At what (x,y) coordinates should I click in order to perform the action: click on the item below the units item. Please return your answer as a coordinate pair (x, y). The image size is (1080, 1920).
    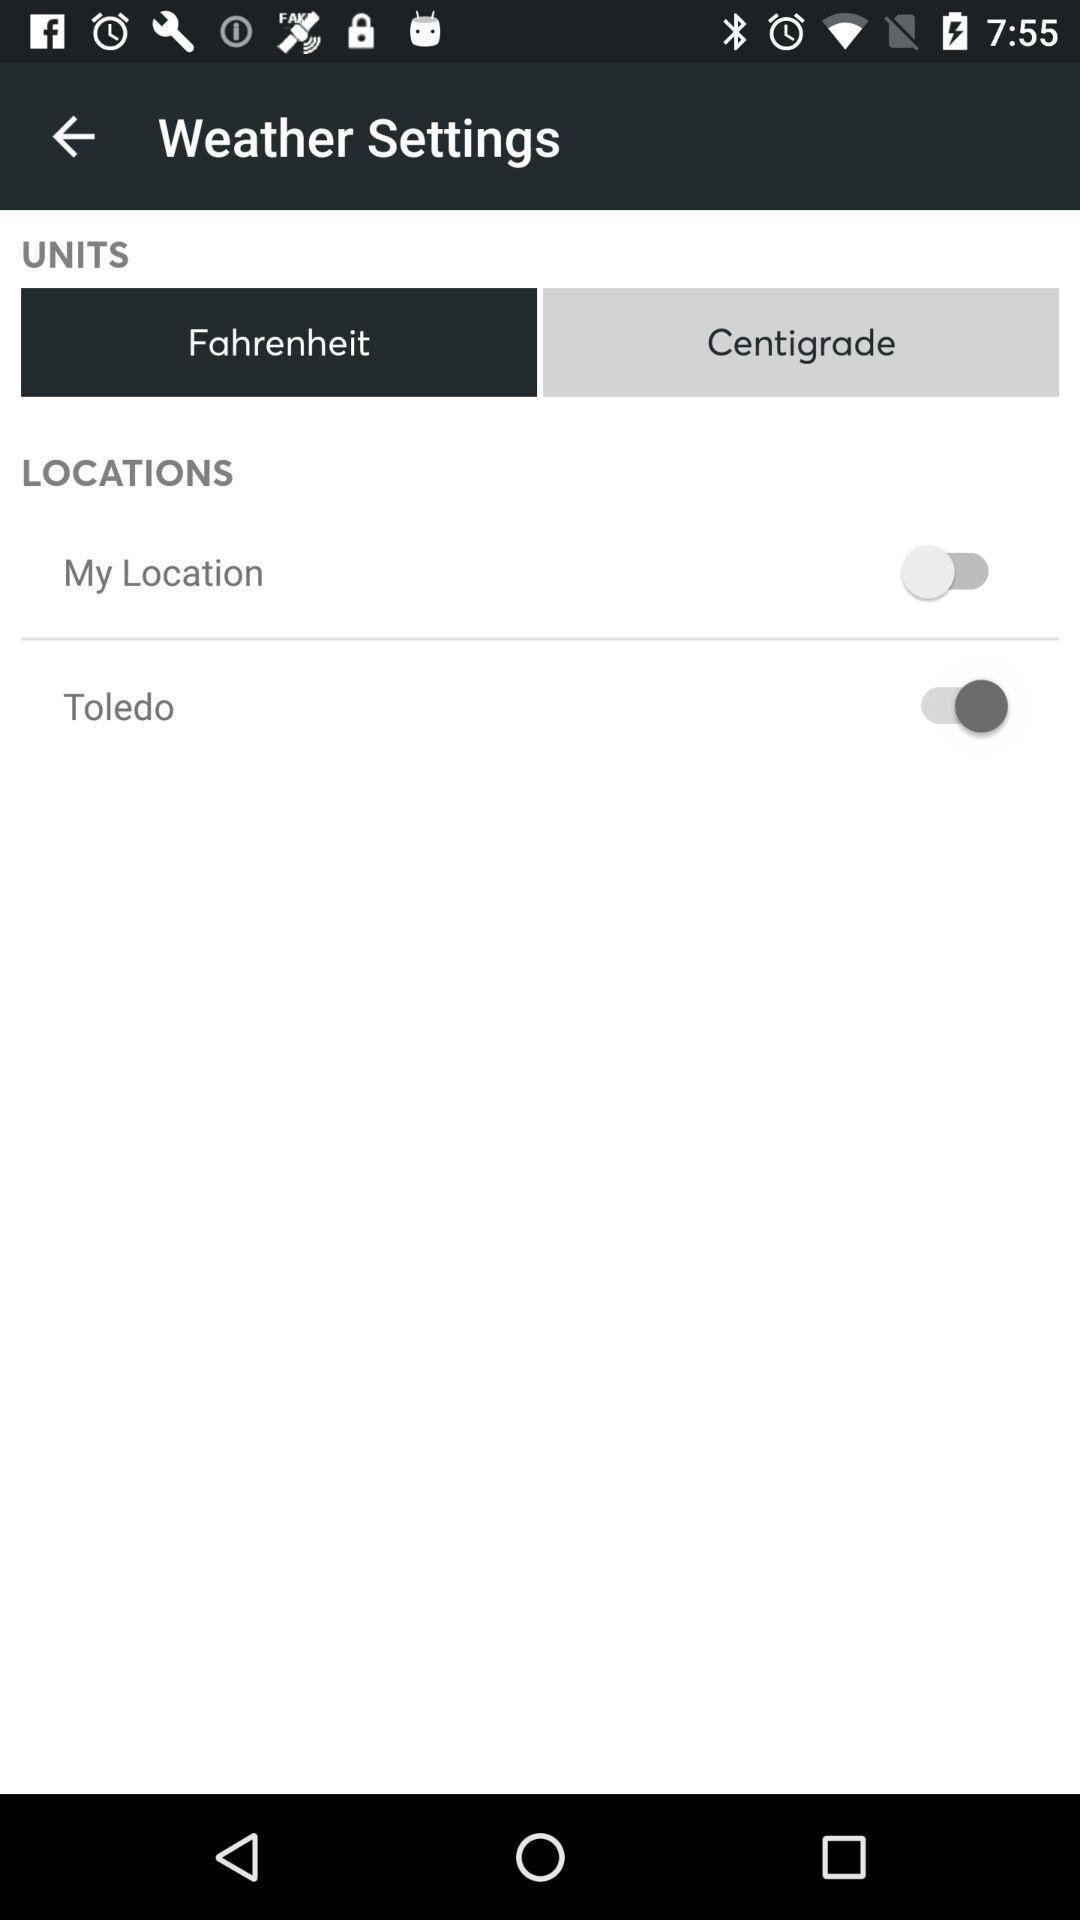
    Looking at the image, I should click on (278, 342).